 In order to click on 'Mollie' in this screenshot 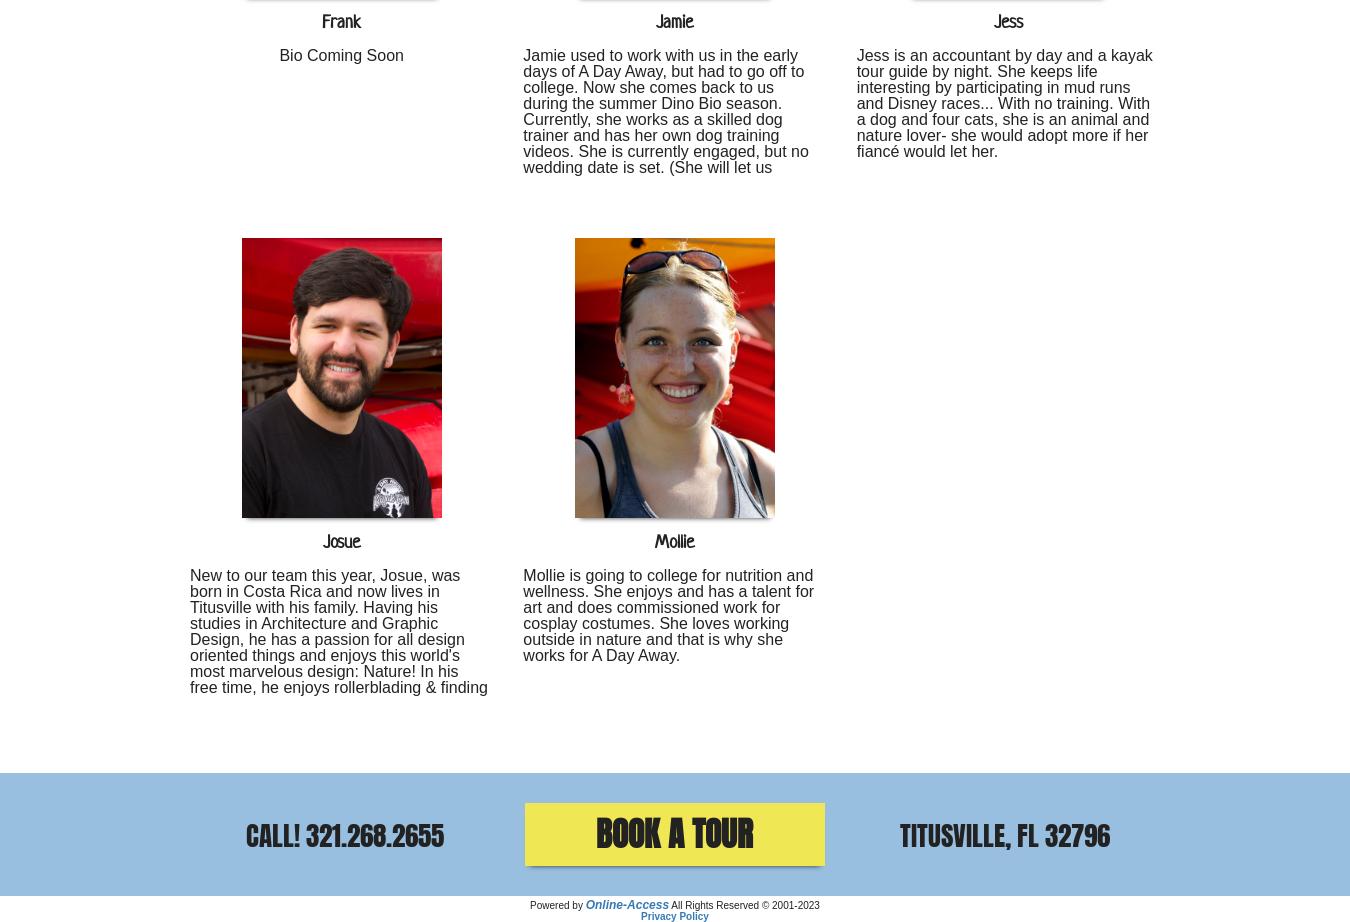, I will do `click(674, 541)`.